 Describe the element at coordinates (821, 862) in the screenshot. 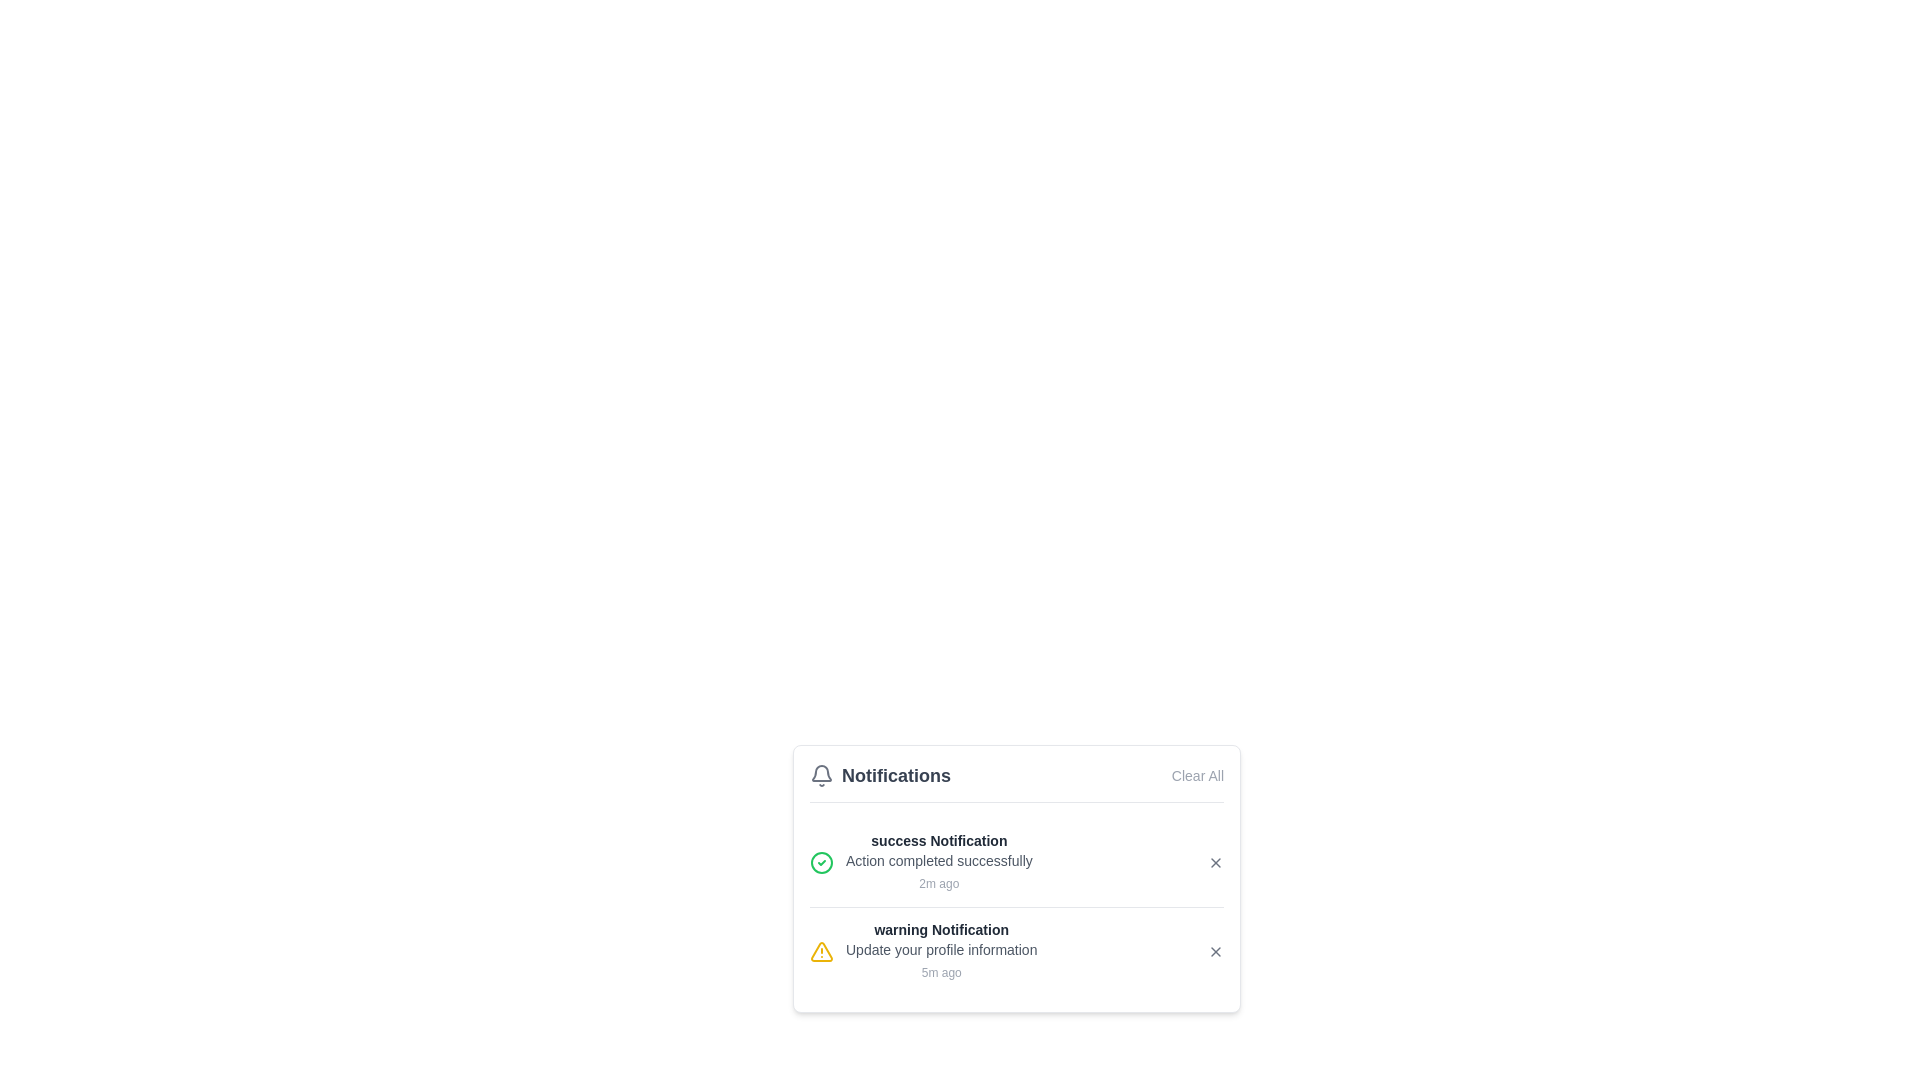

I see `the success indicator icon located in the left section of the notification card, adjacent to the 'success Notification' text` at that location.